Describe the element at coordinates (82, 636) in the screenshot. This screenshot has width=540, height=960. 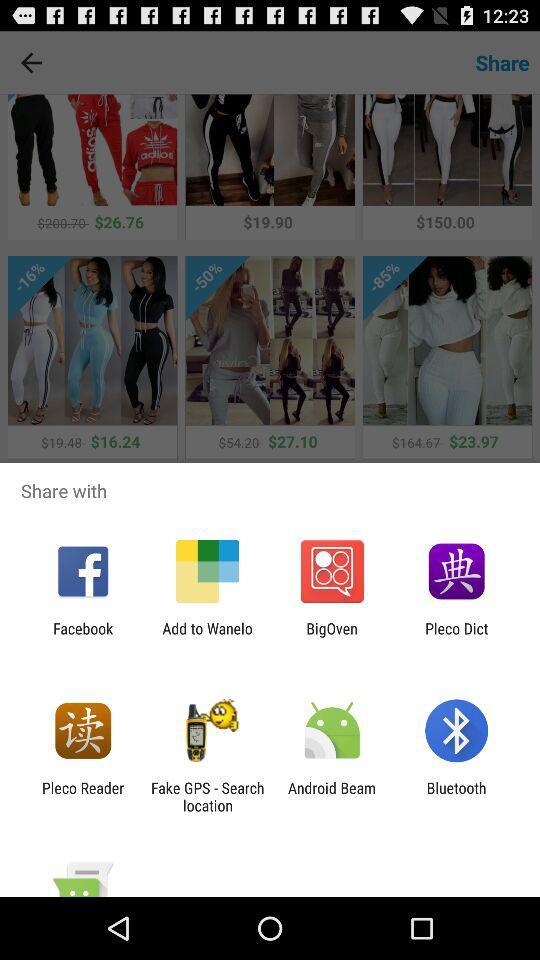
I see `the facebook app` at that location.